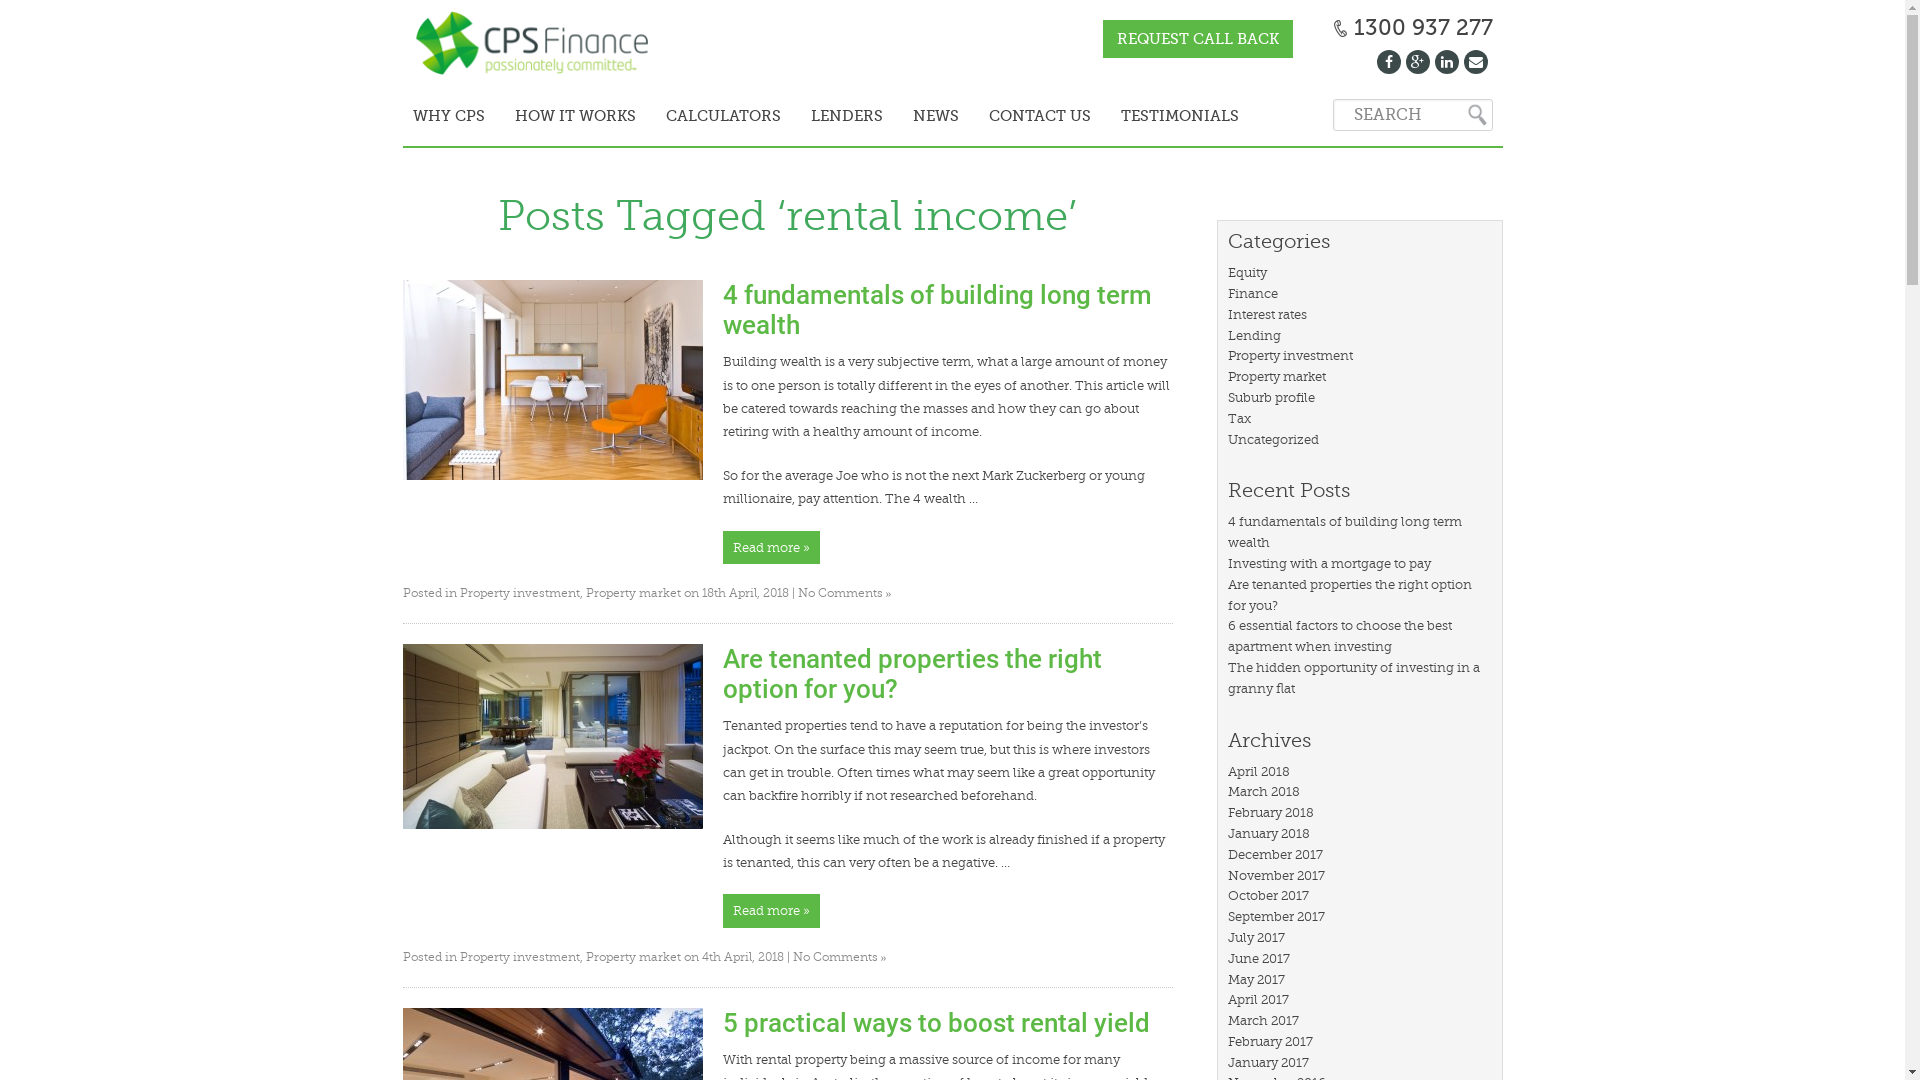  Describe the element at coordinates (1253, 334) in the screenshot. I see `'Lending'` at that location.